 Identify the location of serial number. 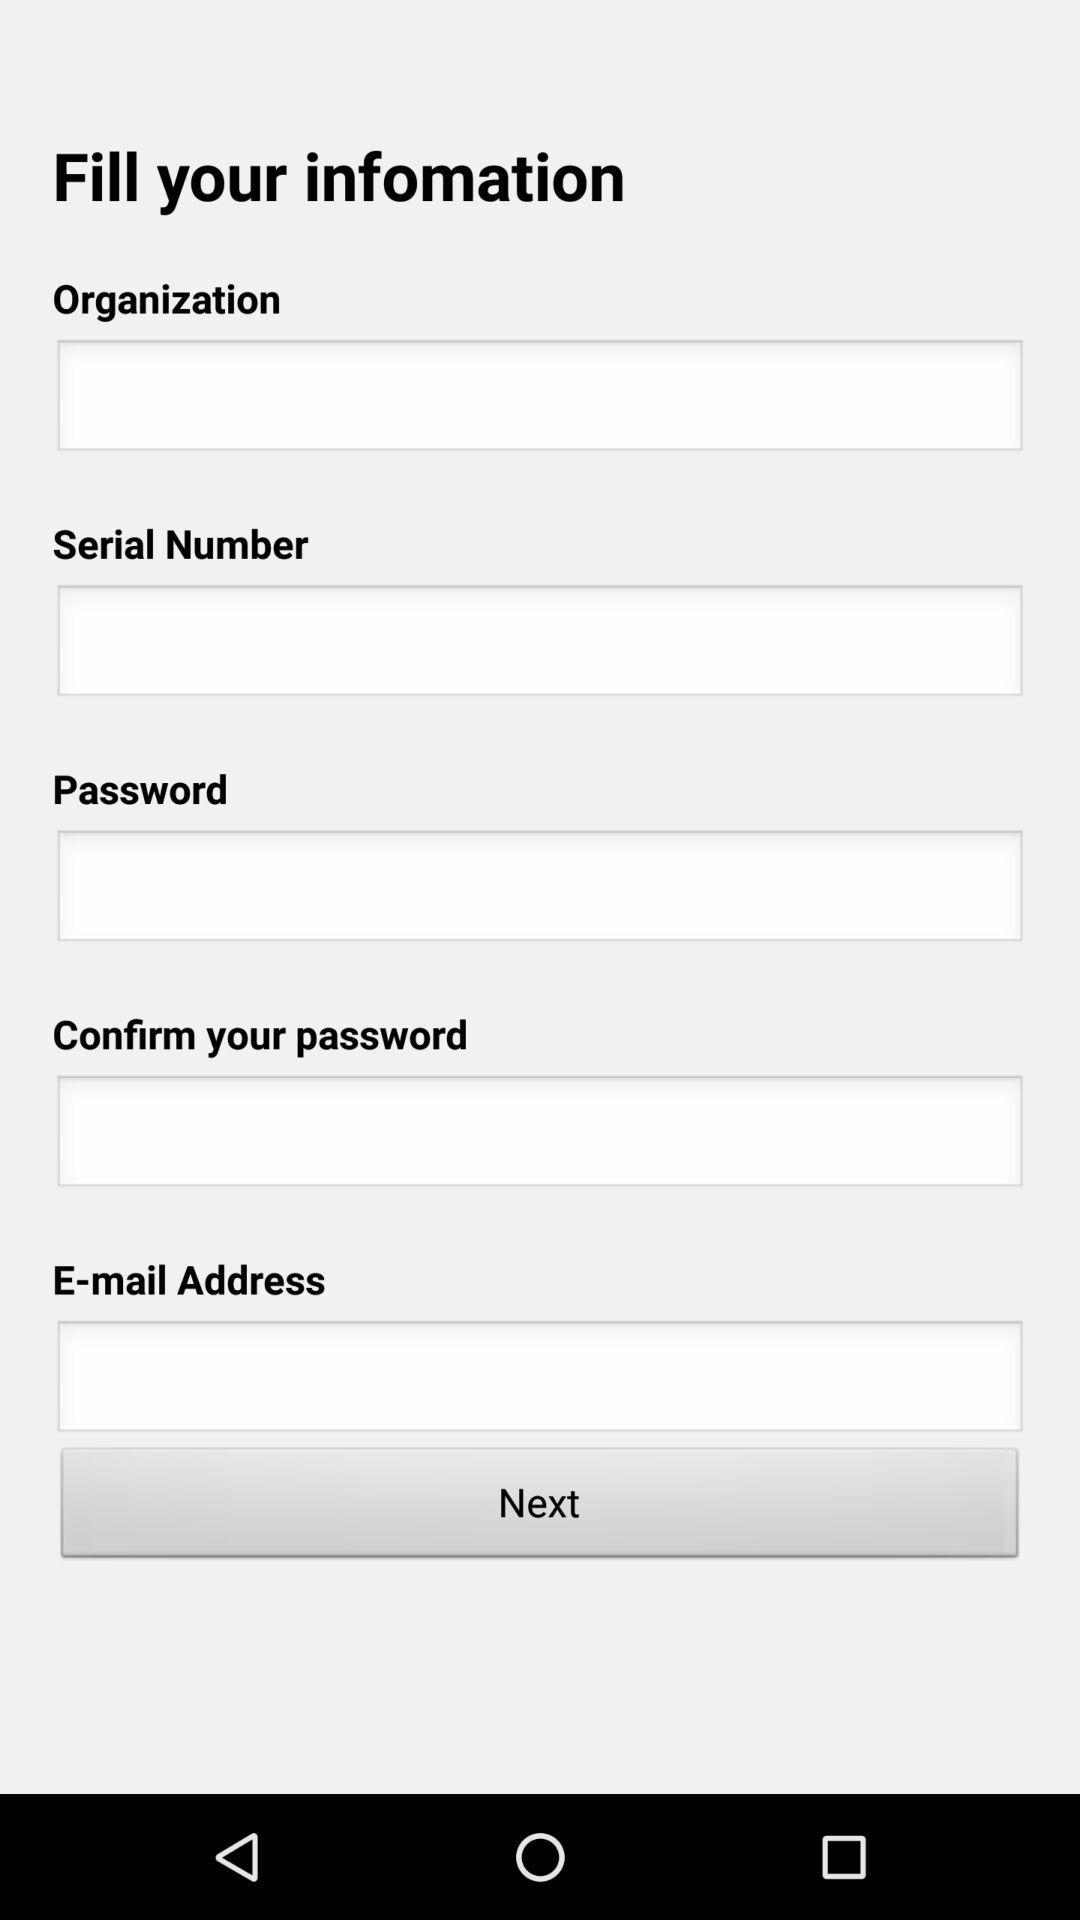
(540, 646).